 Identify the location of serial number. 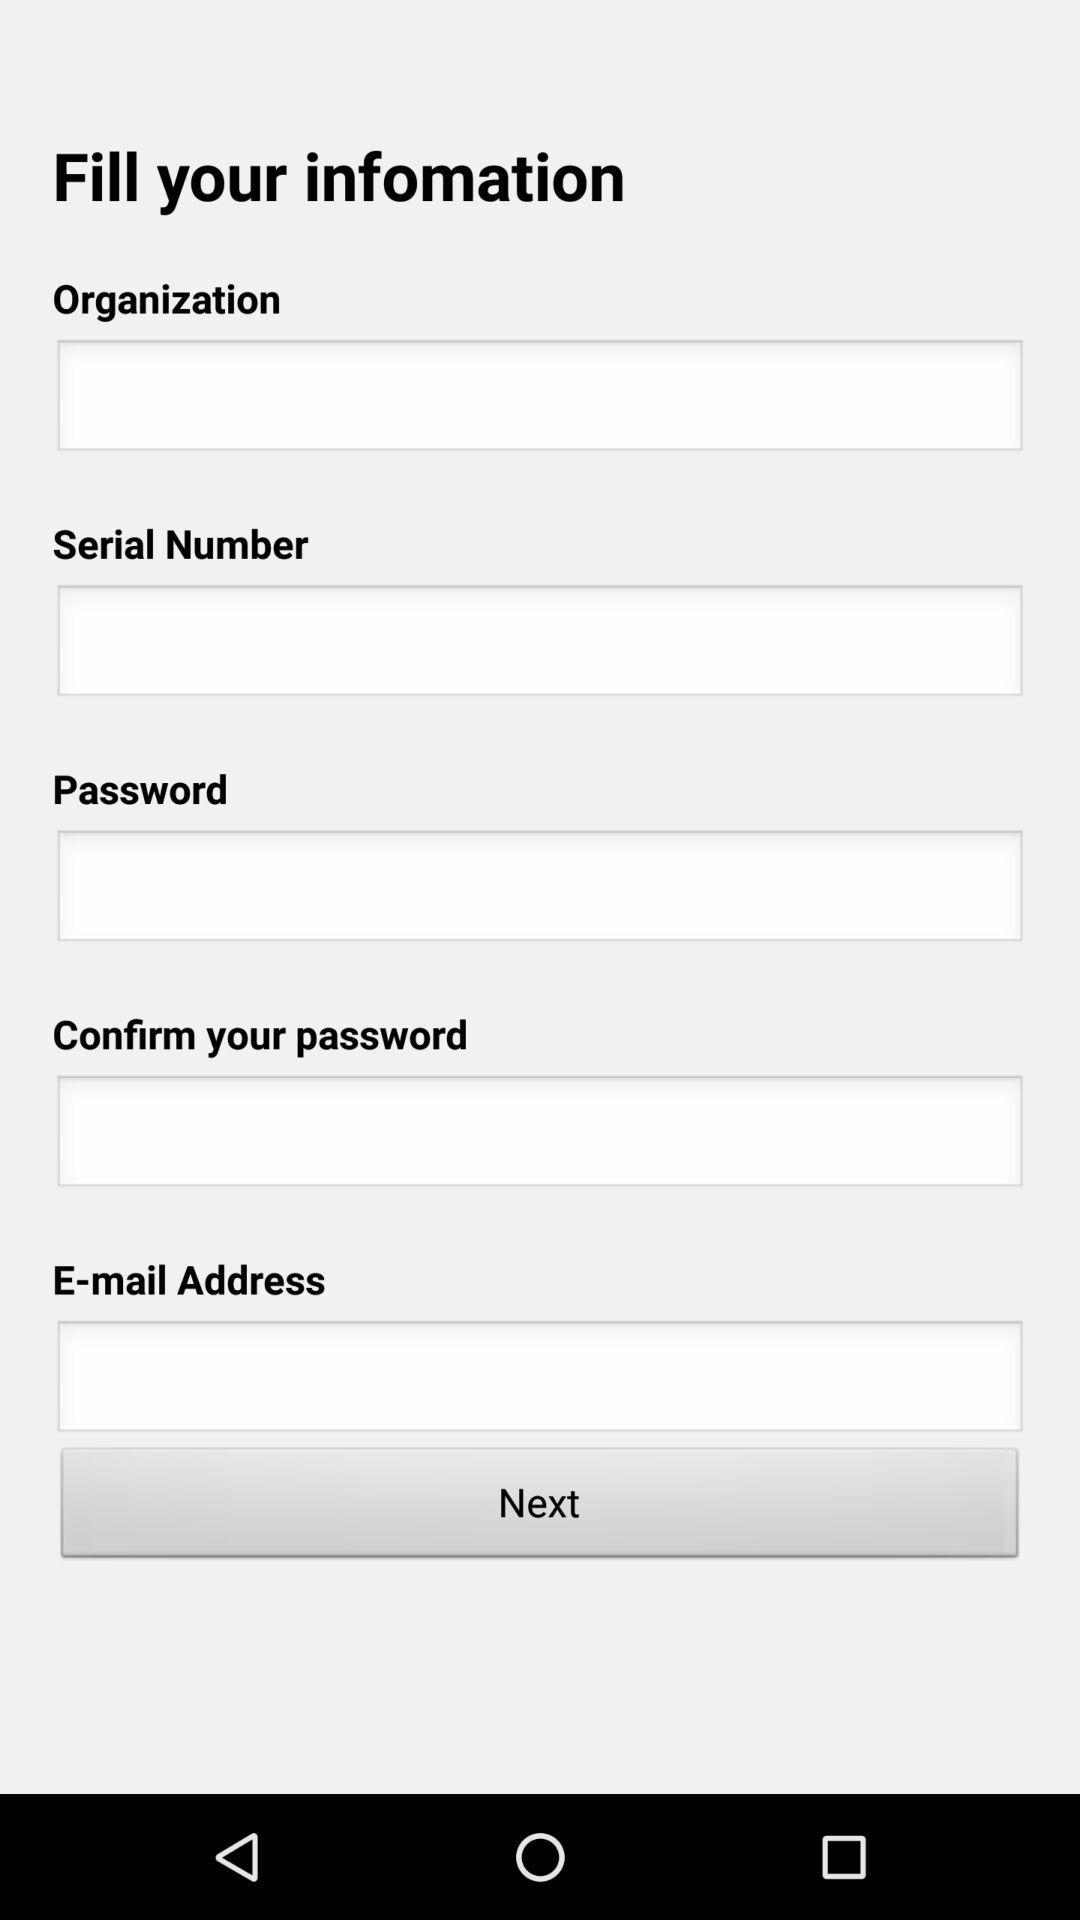
(540, 646).